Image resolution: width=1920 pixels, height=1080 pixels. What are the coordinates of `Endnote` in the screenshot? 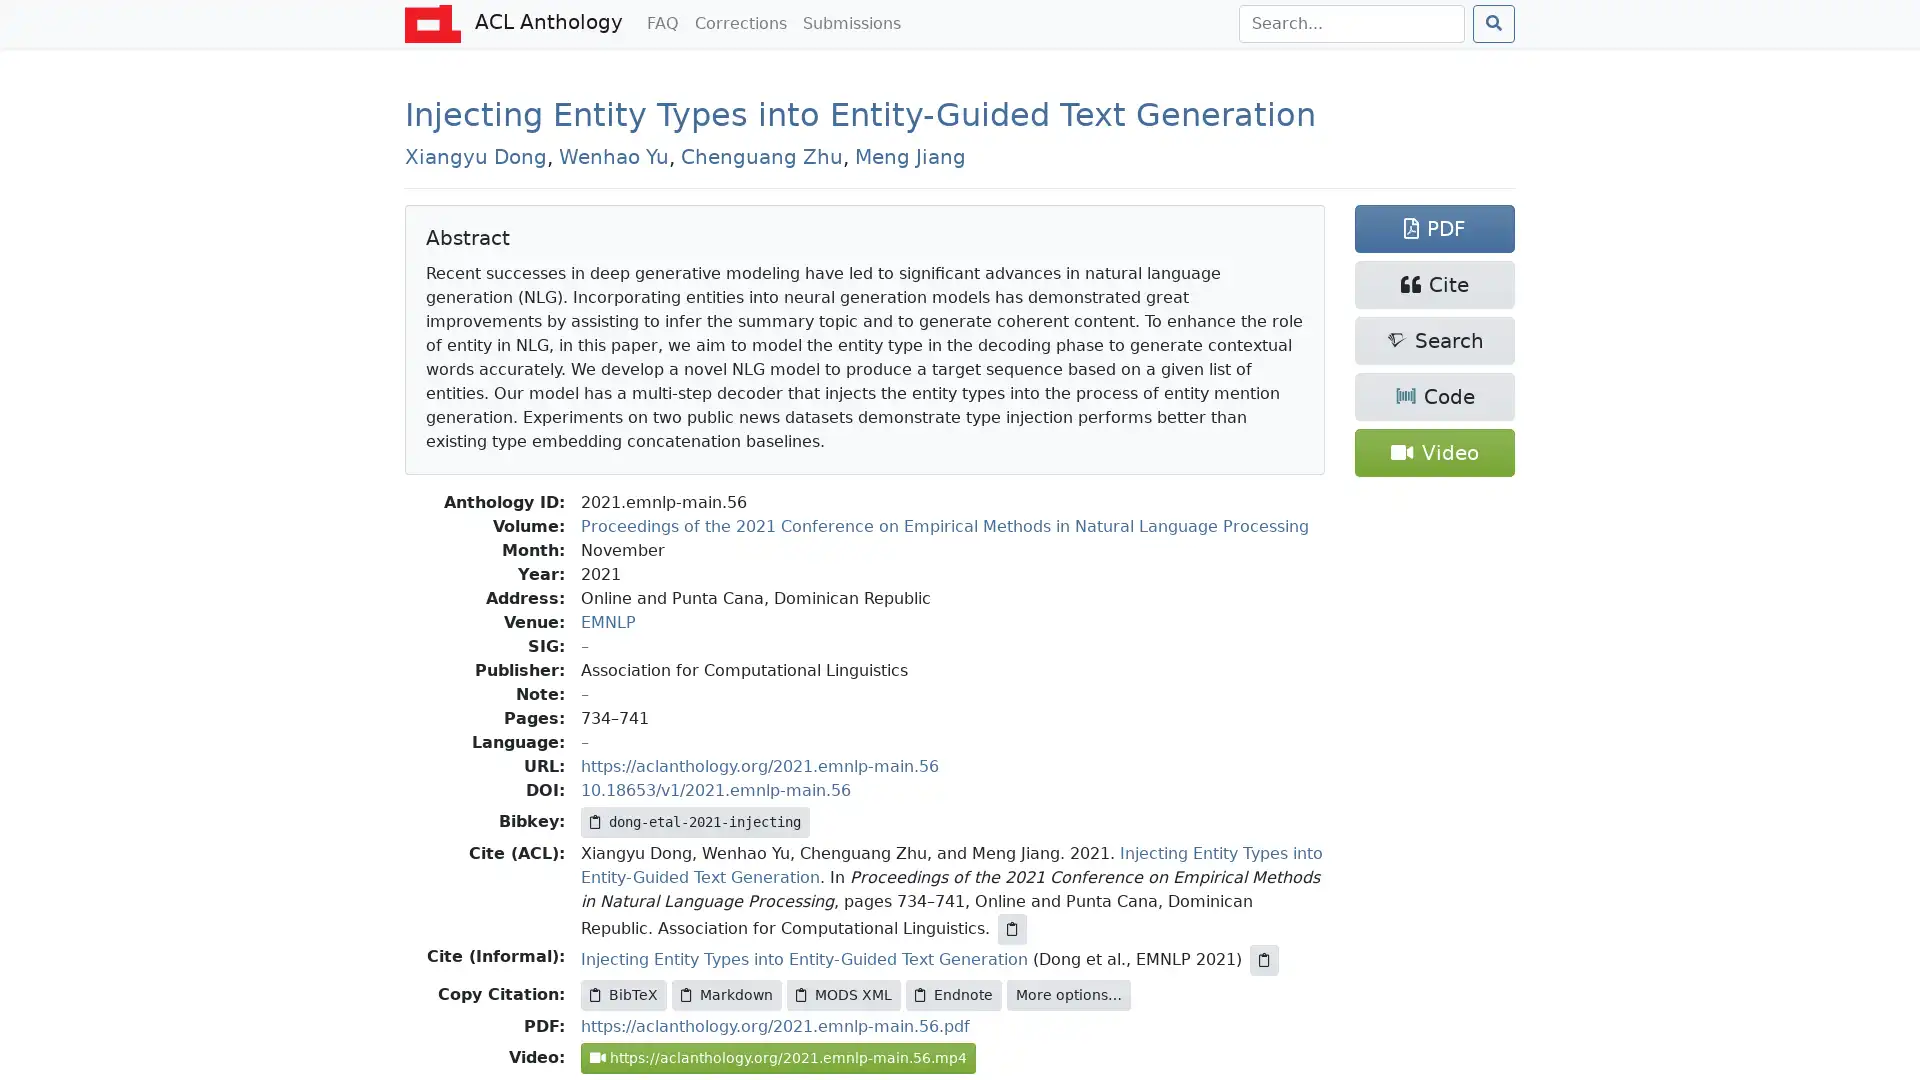 It's located at (953, 995).